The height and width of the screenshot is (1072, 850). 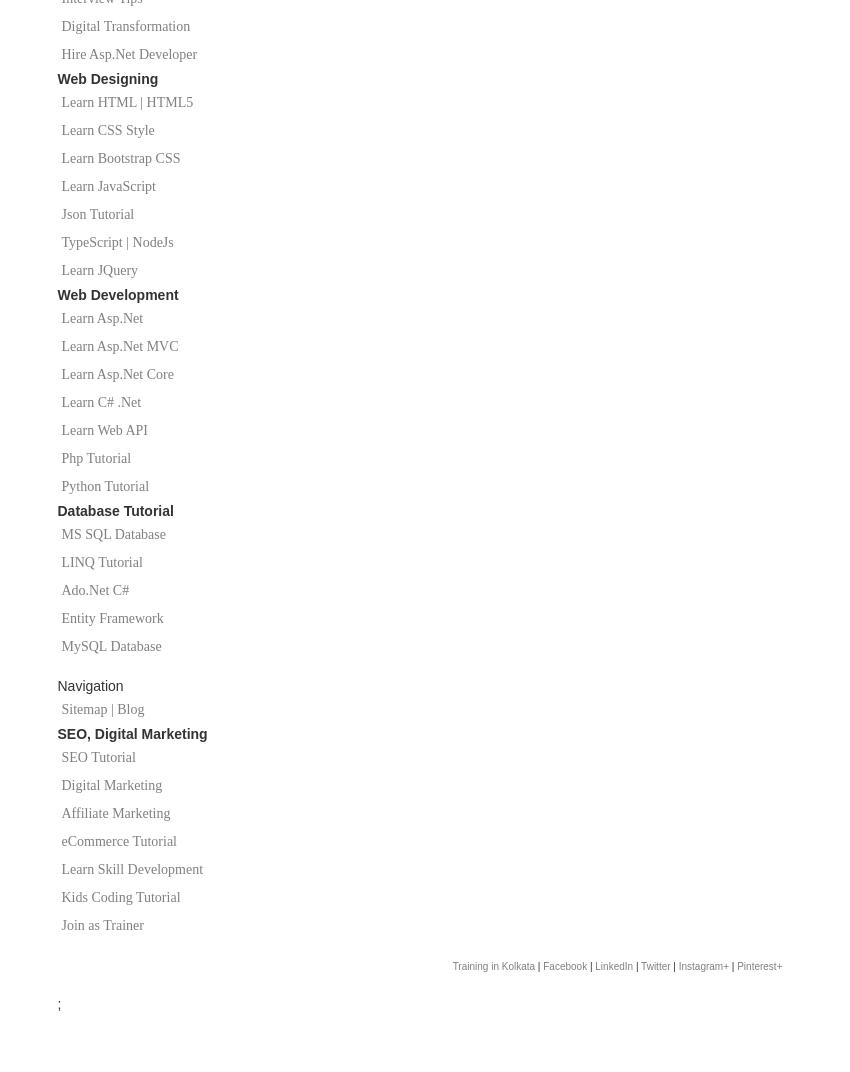 I want to click on 'SEO Tutorial', so click(x=97, y=757).